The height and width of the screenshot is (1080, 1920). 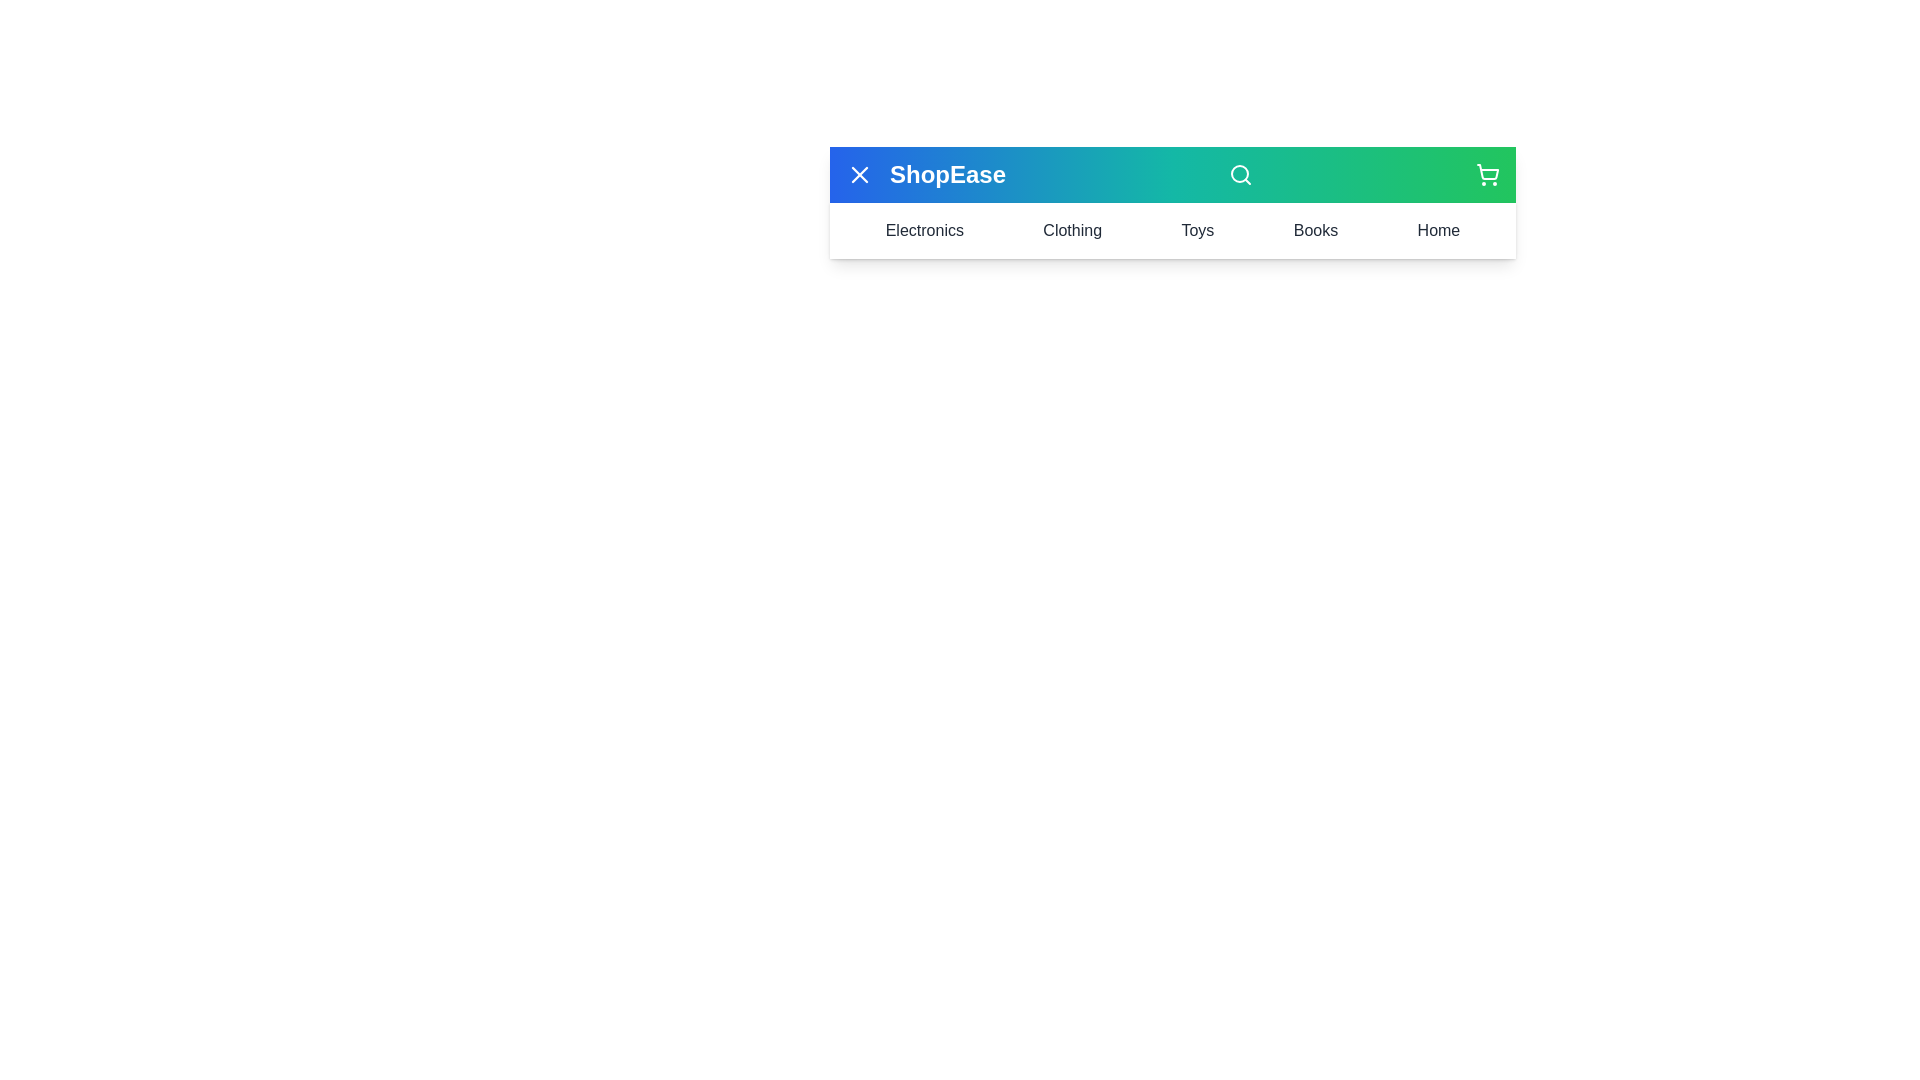 What do you see at coordinates (1488, 173) in the screenshot?
I see `the shopping cart icon to access the shopping cart` at bounding box center [1488, 173].